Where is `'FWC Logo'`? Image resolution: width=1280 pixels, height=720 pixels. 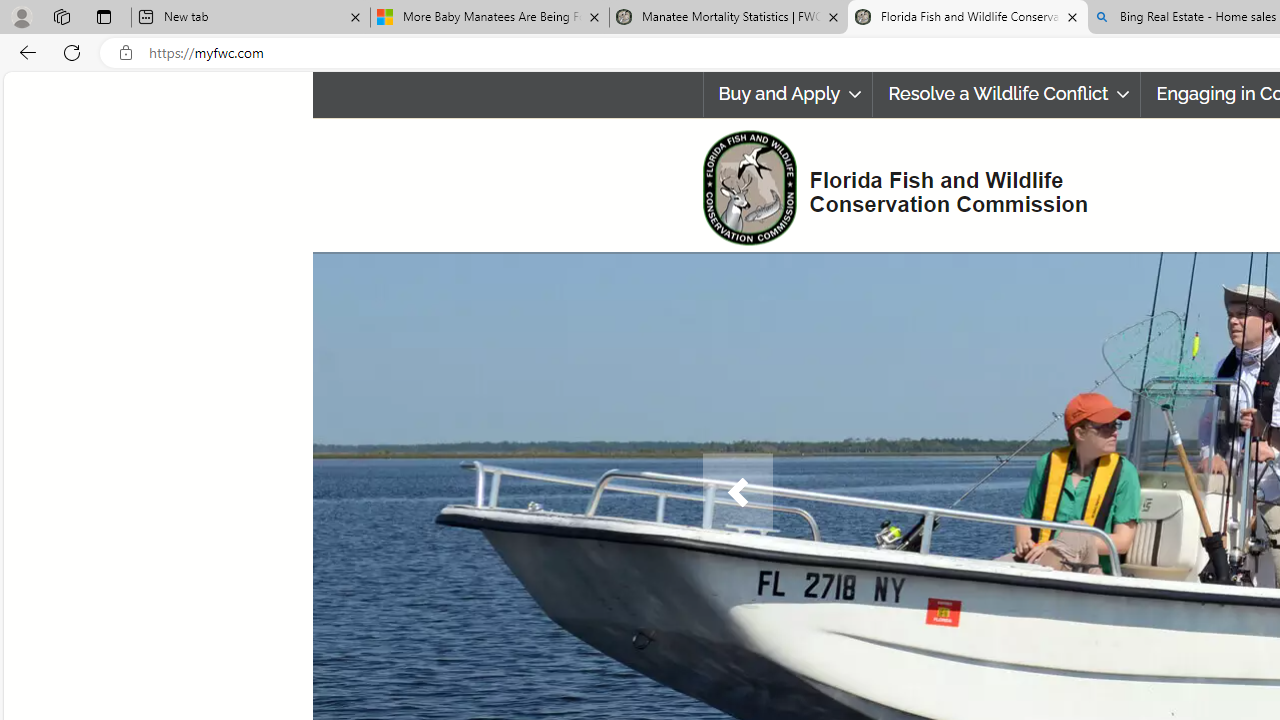 'FWC Logo' is located at coordinates (748, 187).